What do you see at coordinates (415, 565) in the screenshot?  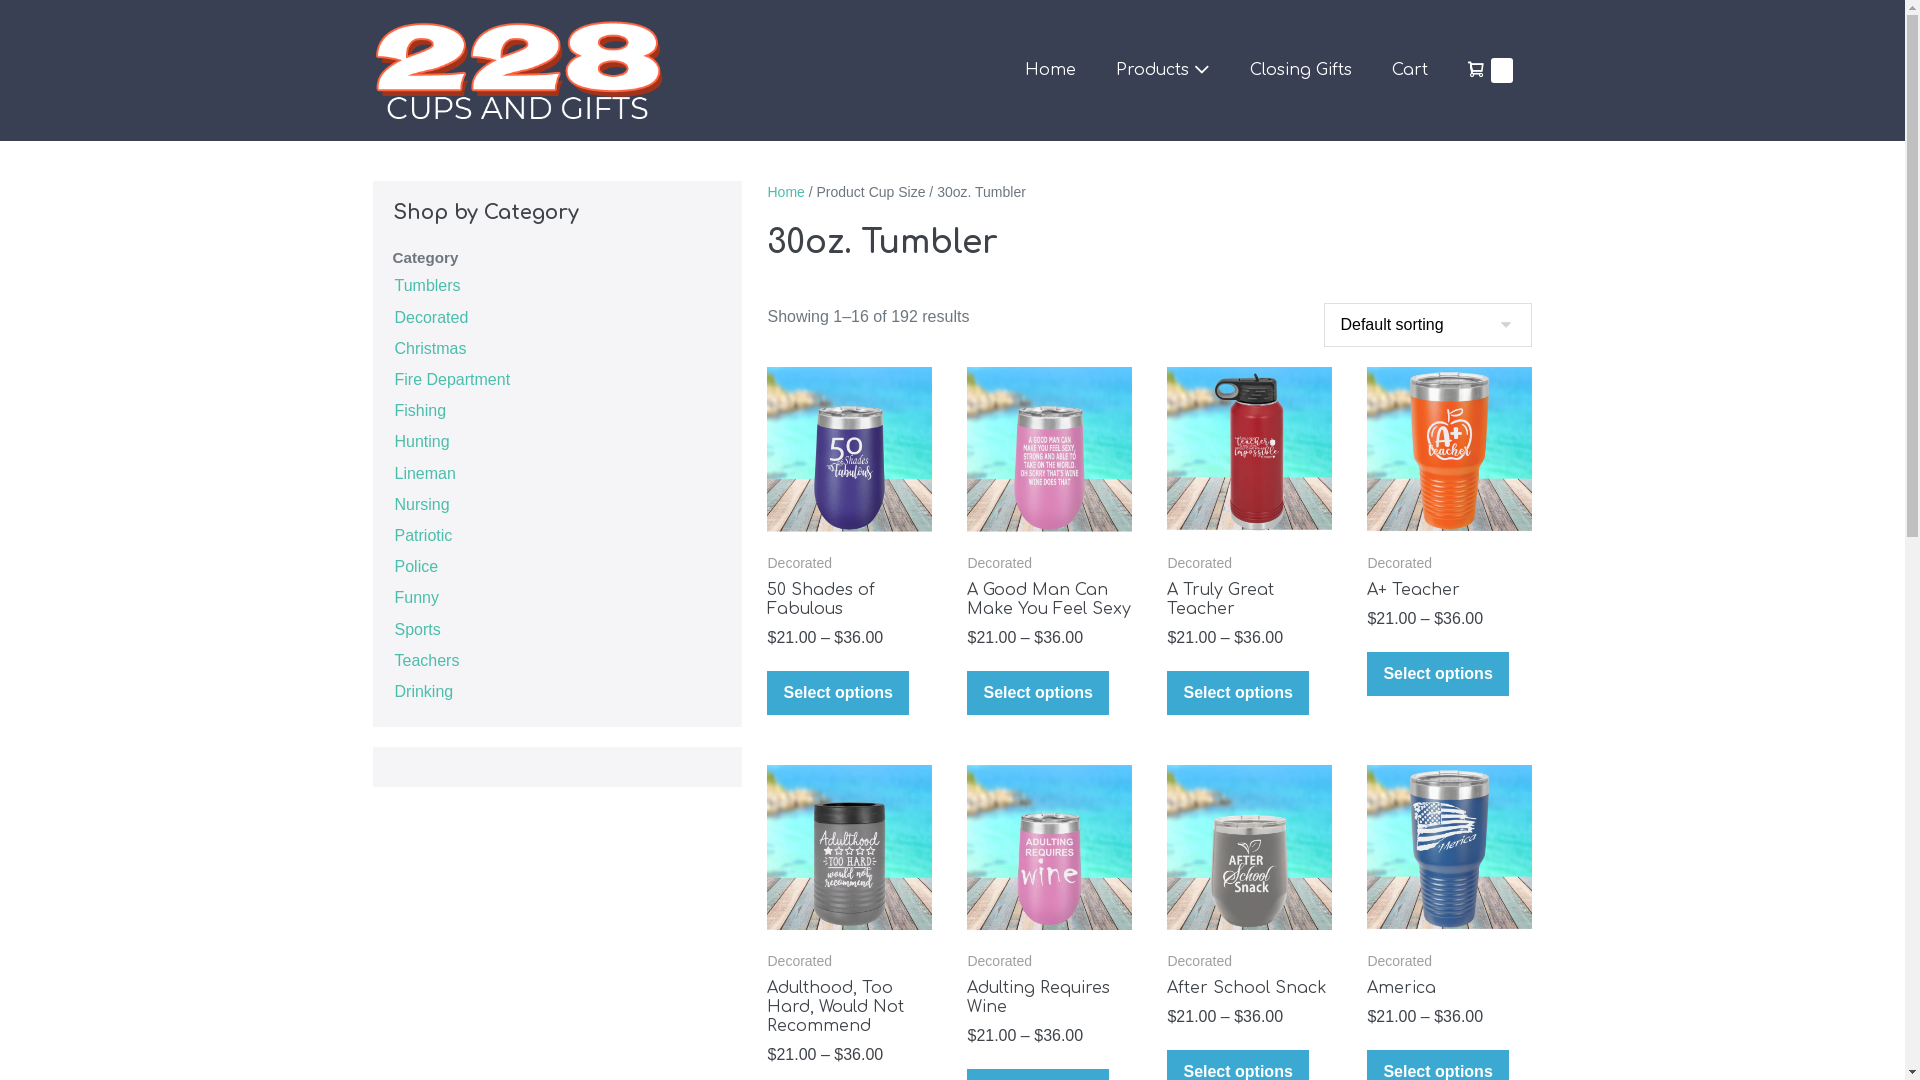 I see `'Police'` at bounding box center [415, 565].